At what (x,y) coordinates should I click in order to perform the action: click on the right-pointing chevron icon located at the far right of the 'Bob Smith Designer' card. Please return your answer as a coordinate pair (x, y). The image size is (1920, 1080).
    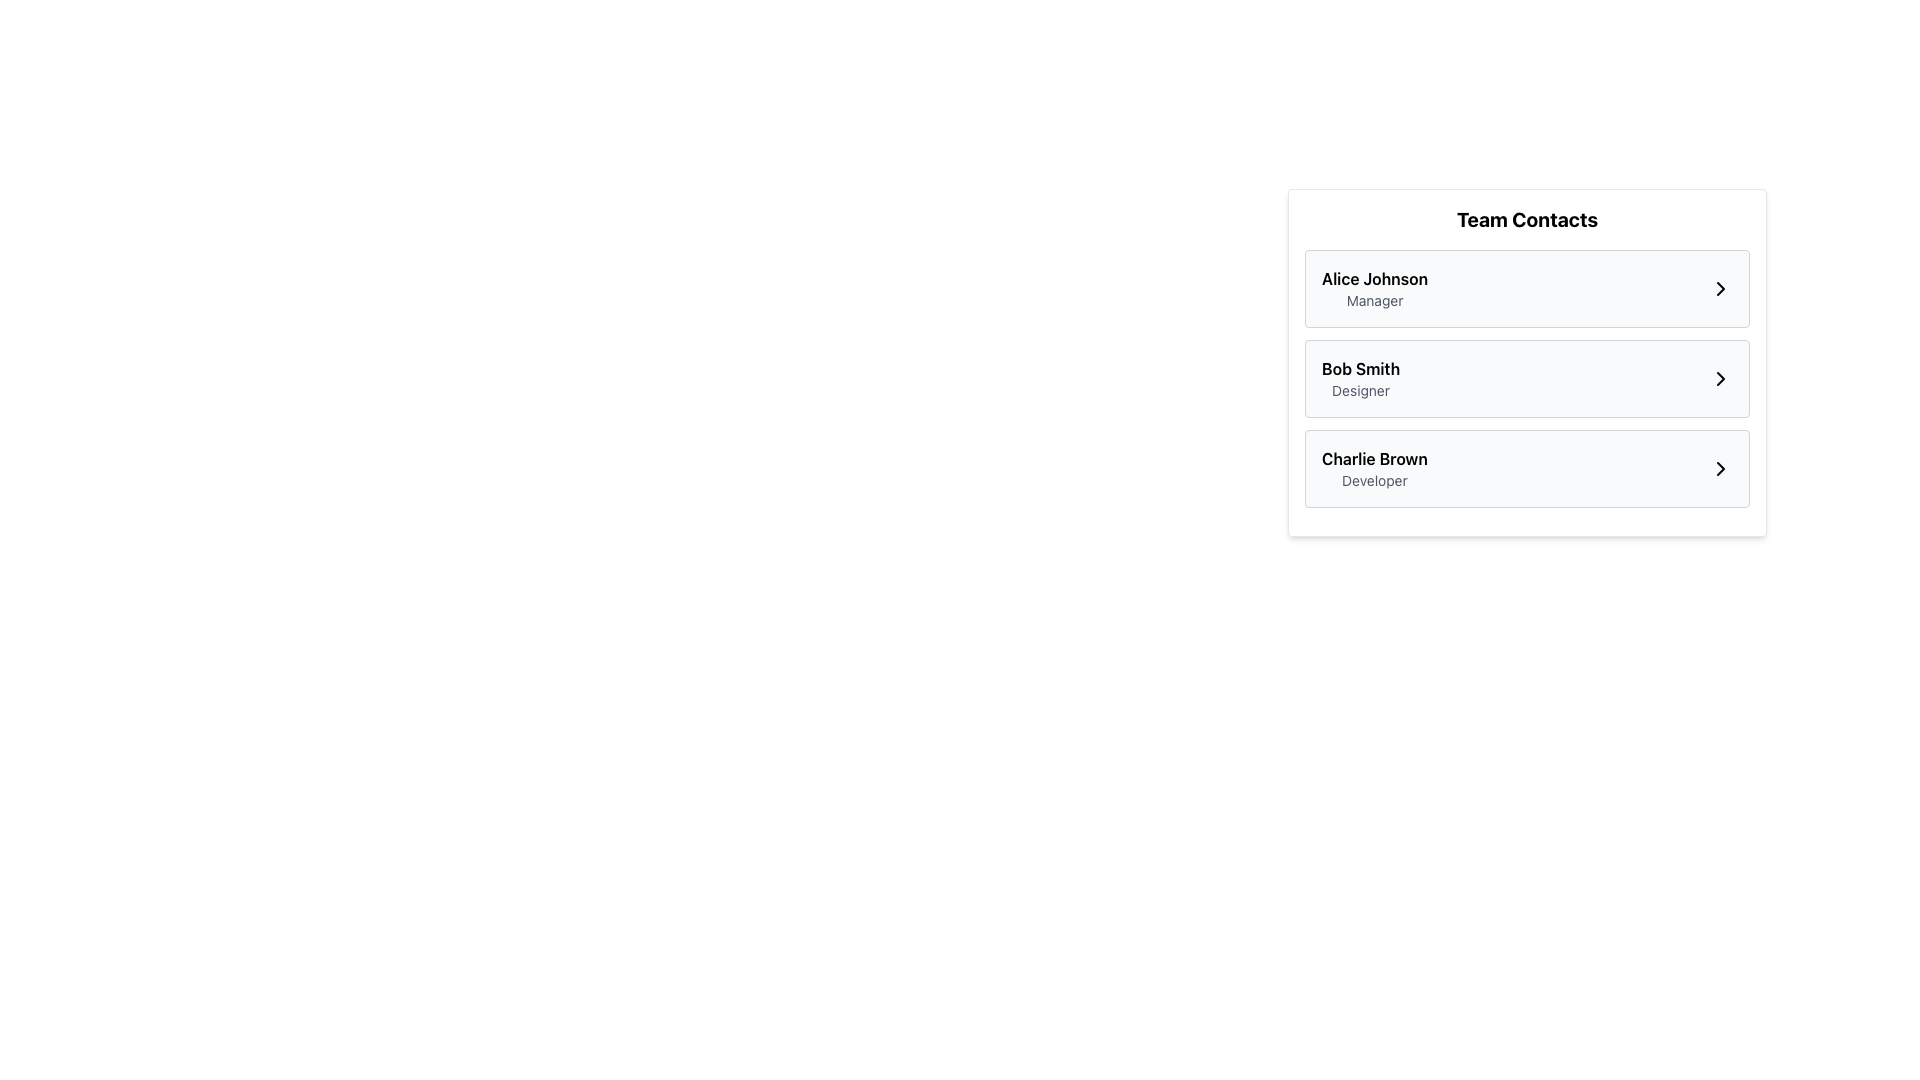
    Looking at the image, I should click on (1720, 378).